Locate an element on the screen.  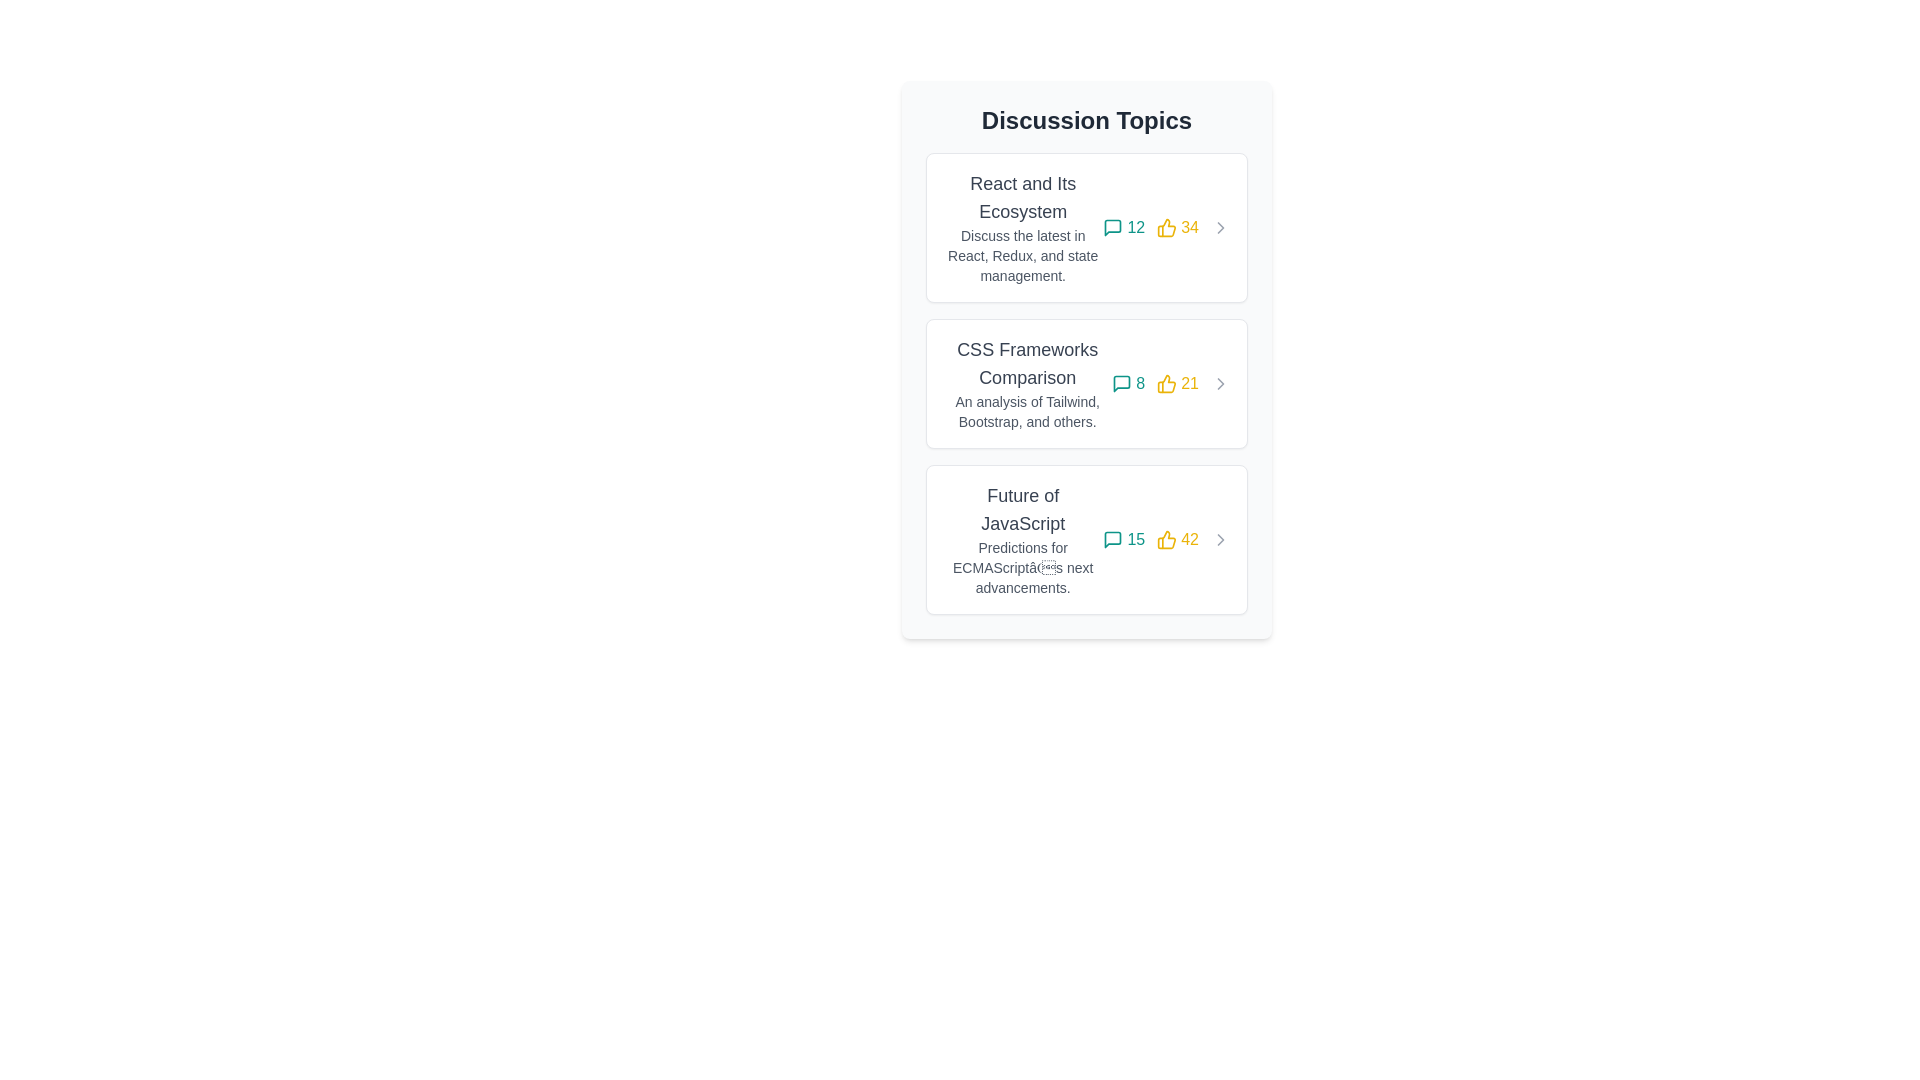
the visual styling of the endorsement icon located within the 'Discussion Topics' panel, specifically for the first topic entry titled 'React and Its Ecosystem', positioned to the right of the count number (34) is located at coordinates (1167, 226).